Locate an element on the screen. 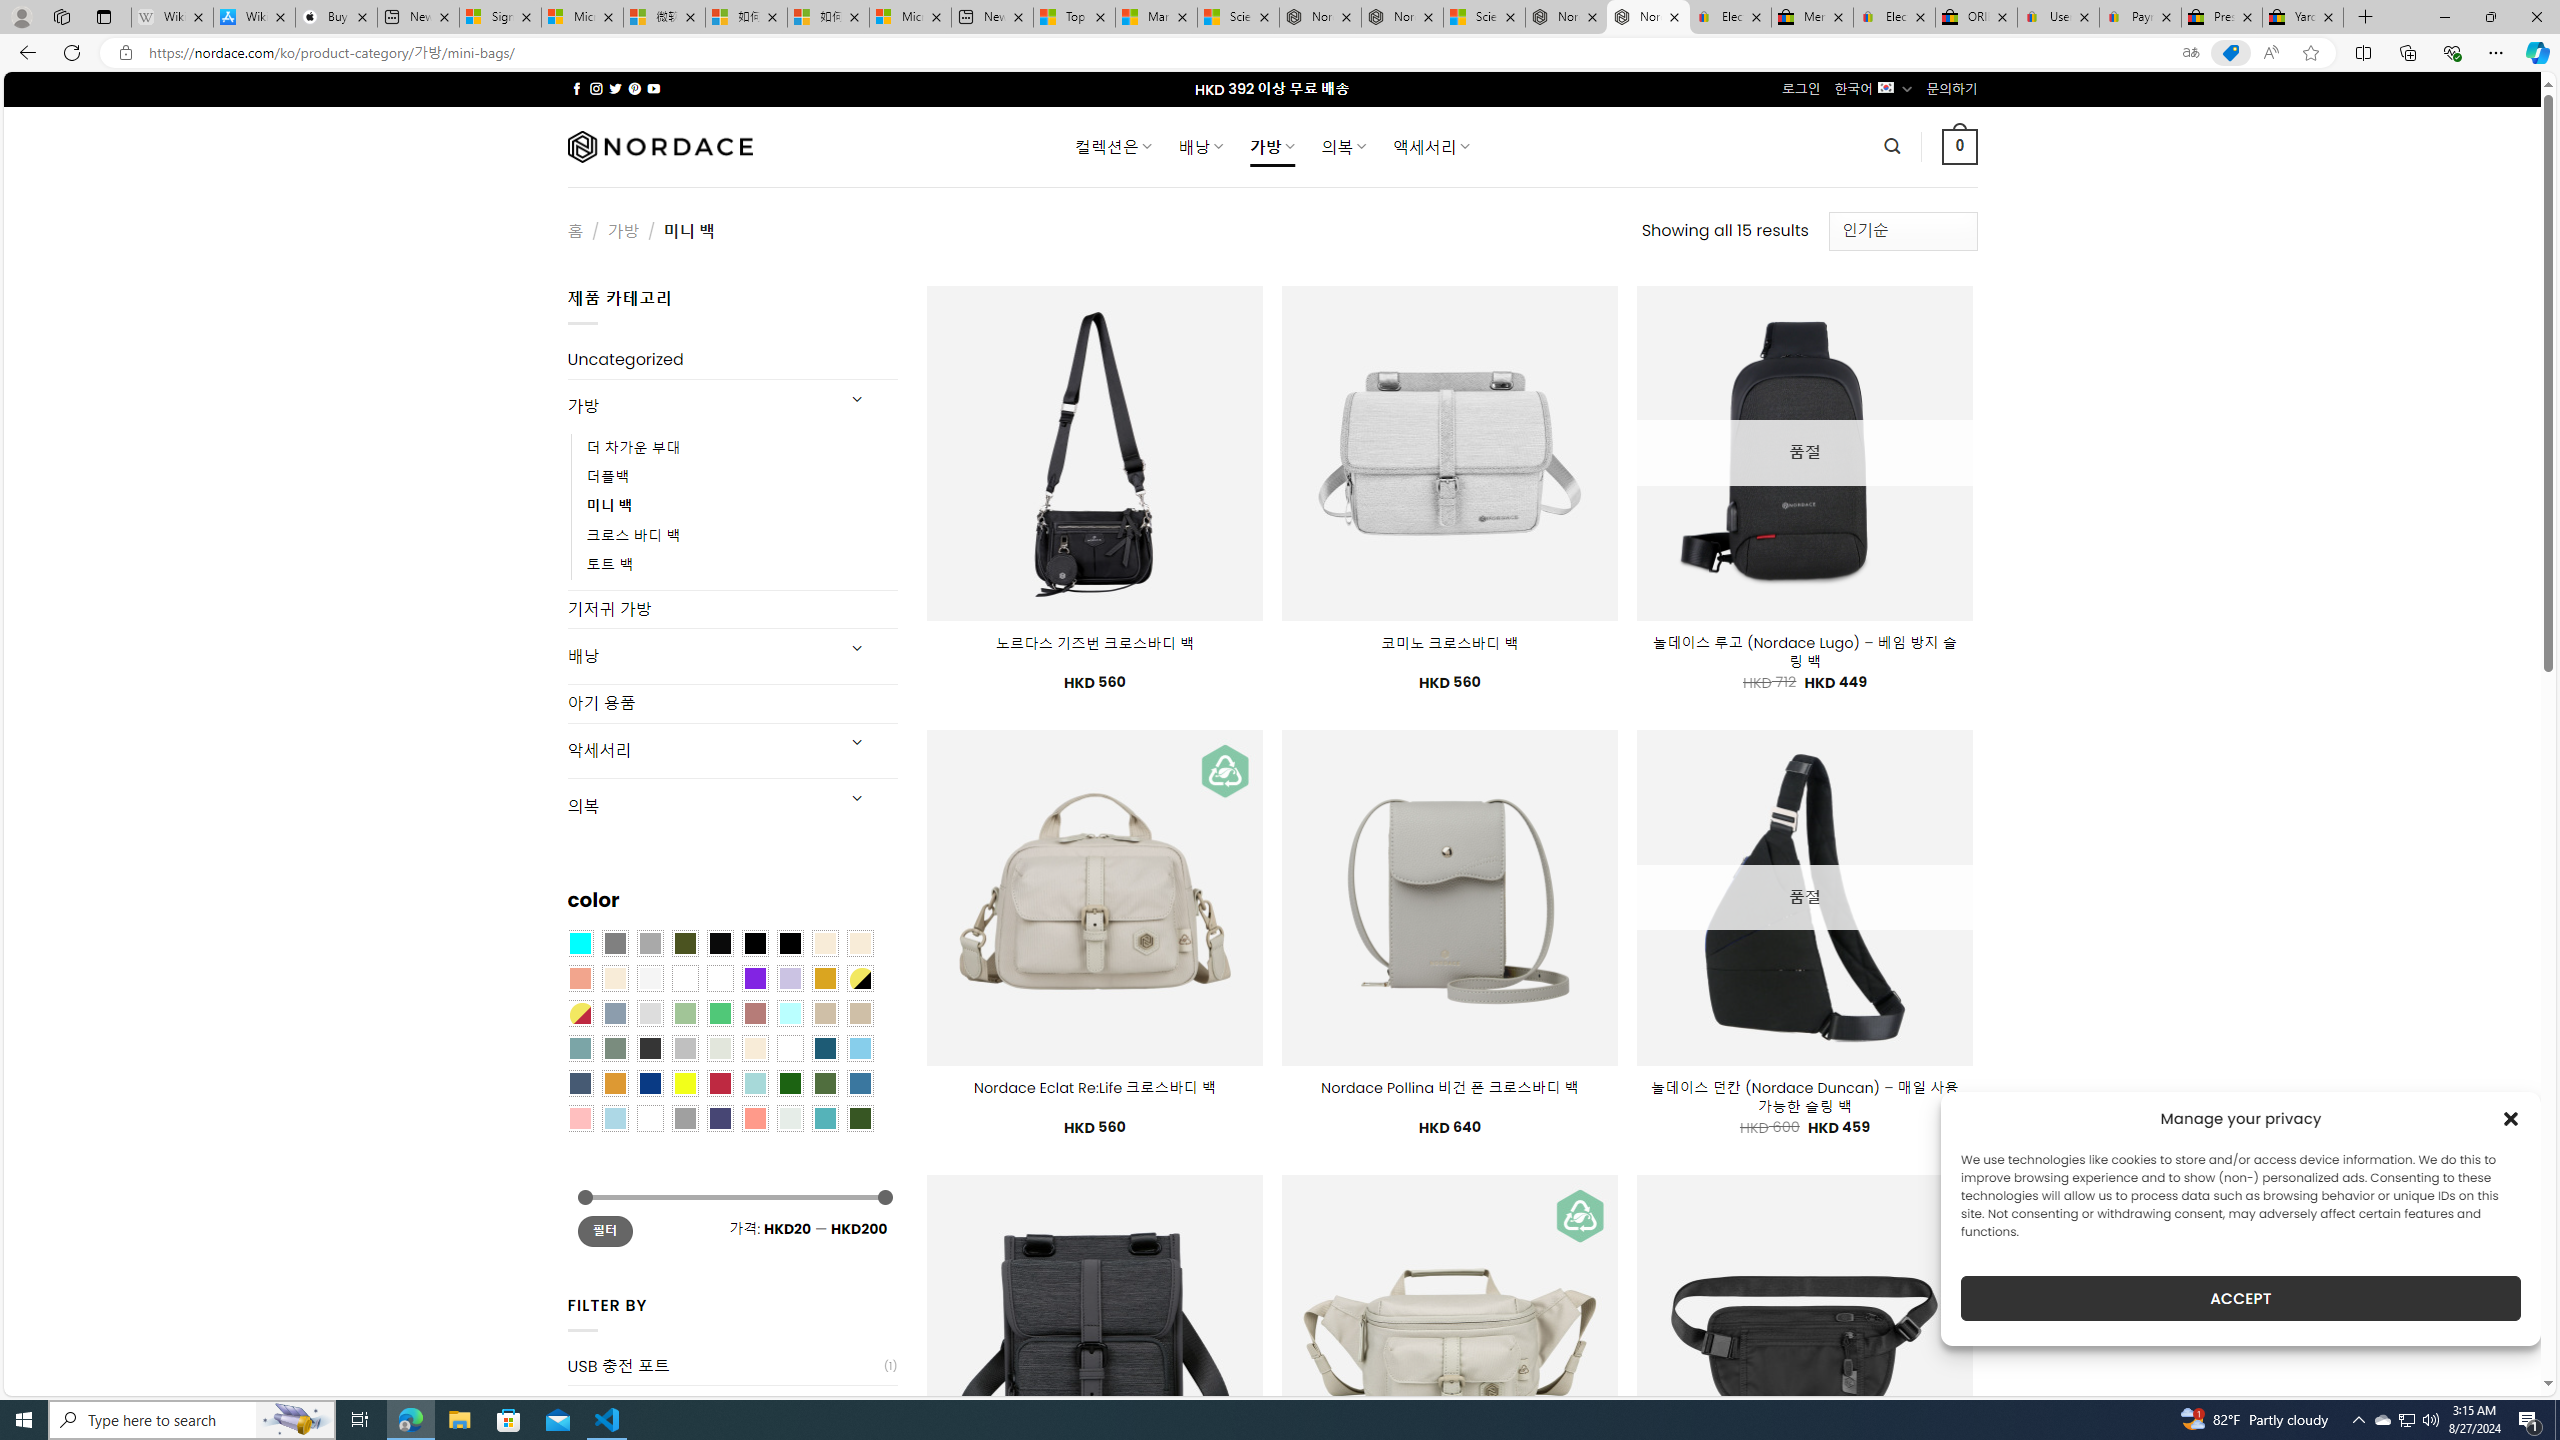 This screenshot has width=2560, height=1440. 'Class: cmplz-close' is located at coordinates (2511, 1118).